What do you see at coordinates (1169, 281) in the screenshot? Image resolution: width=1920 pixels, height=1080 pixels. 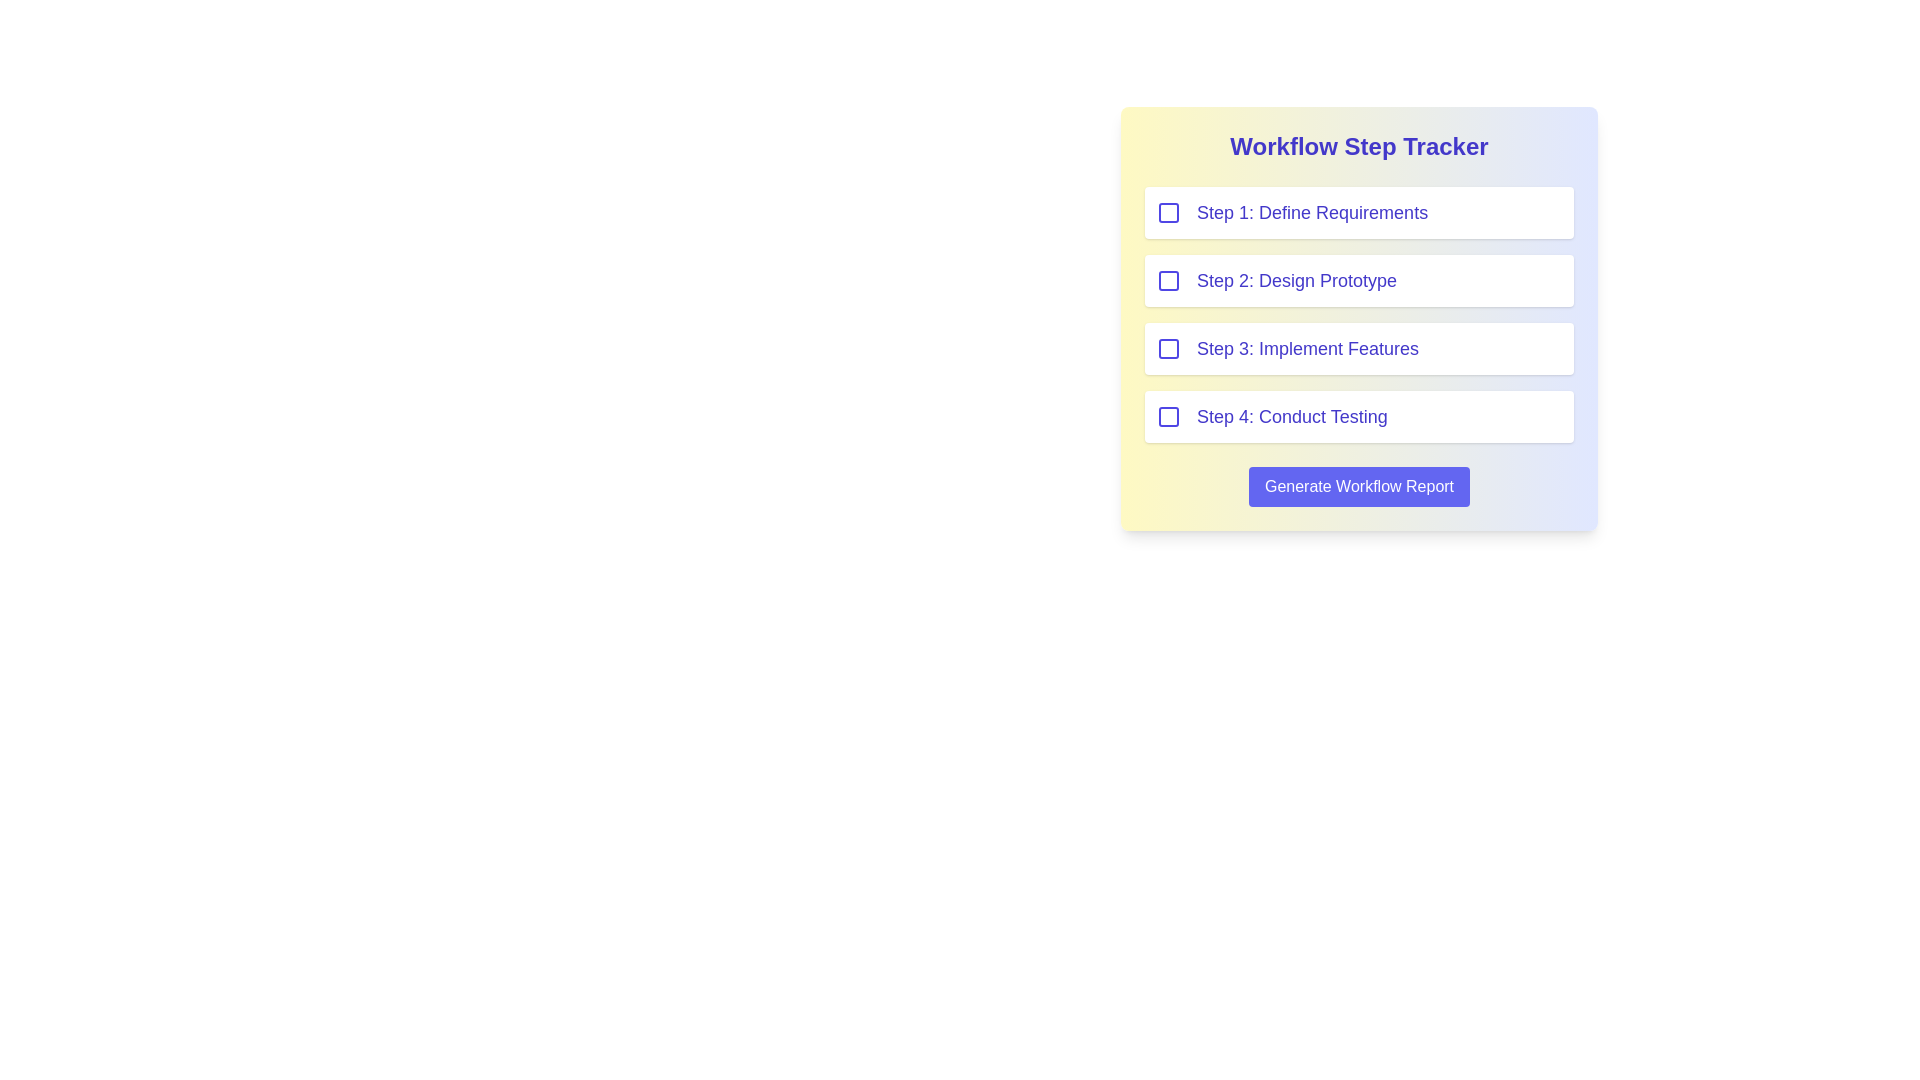 I see `the checkbox located to the left of the text 'Step 2: Design Prototype' in the vertical step tracker` at bounding box center [1169, 281].